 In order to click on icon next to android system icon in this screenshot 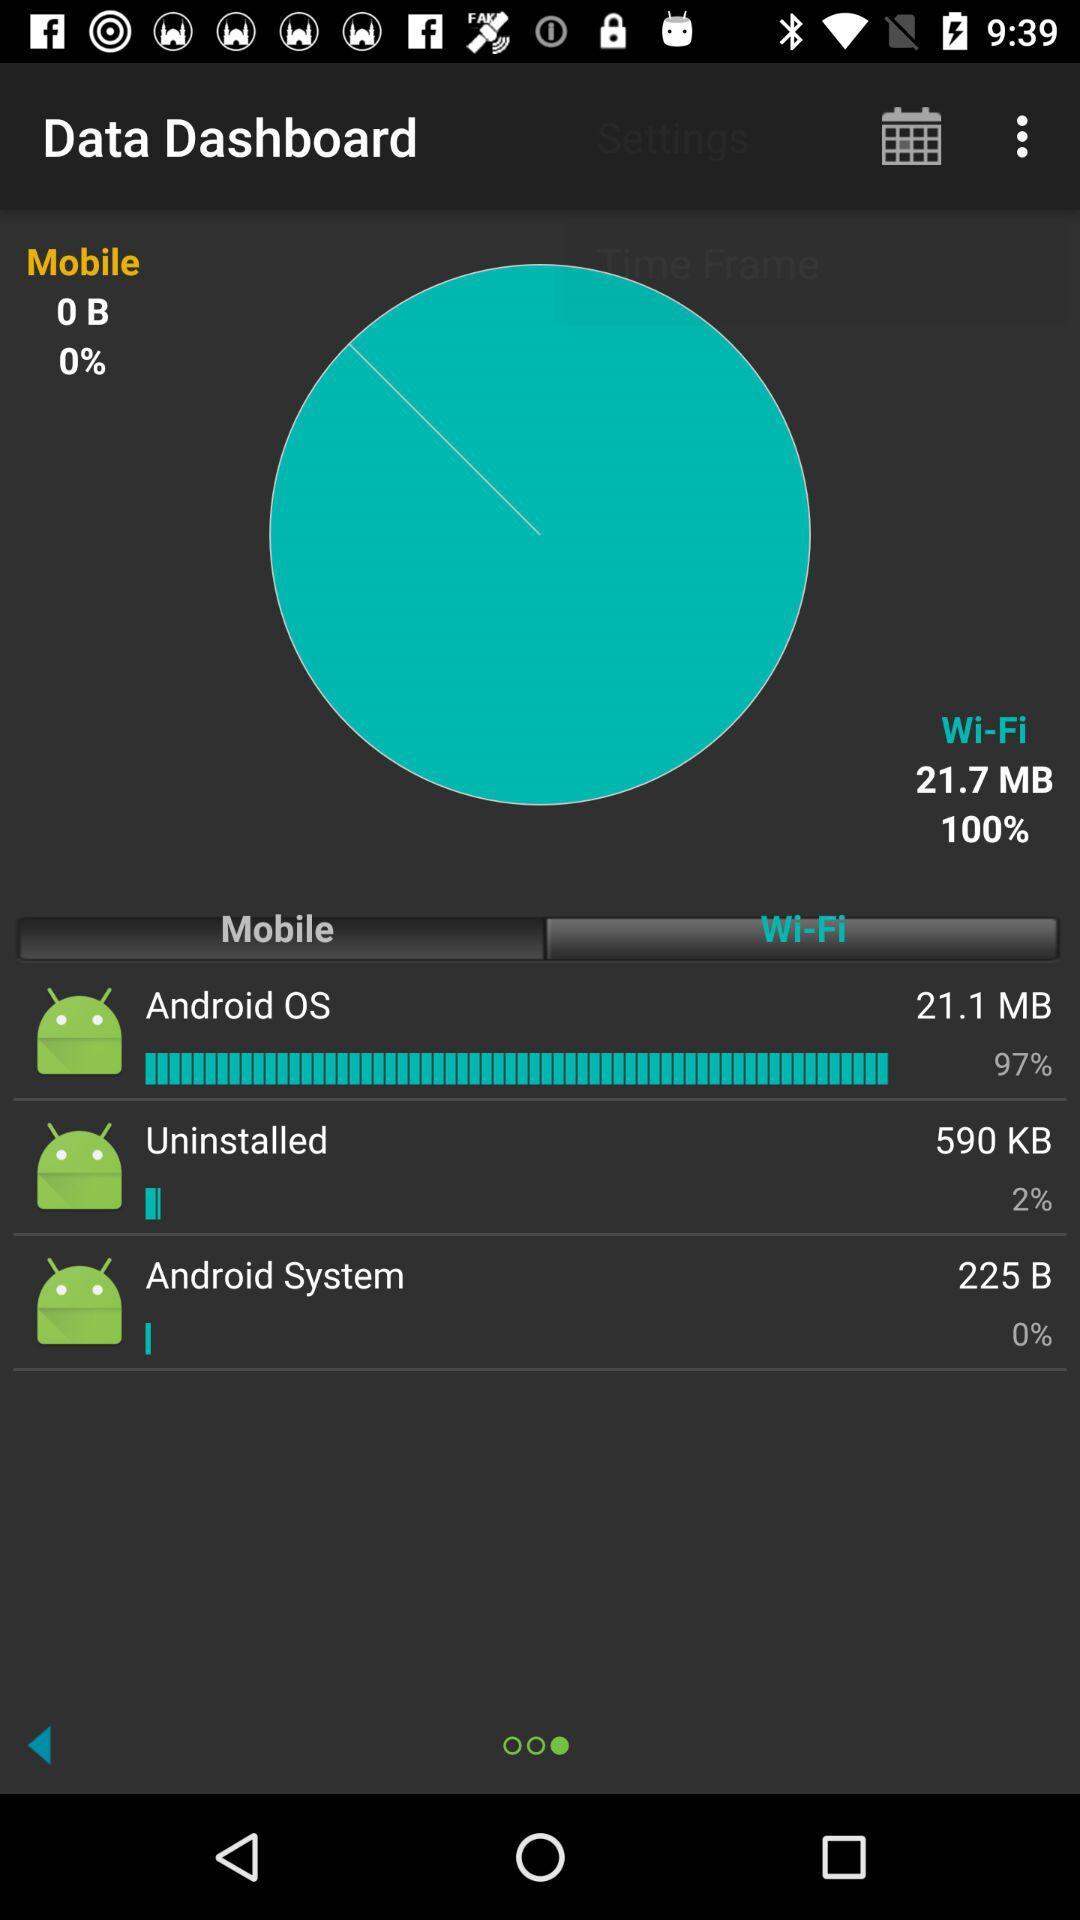, I will do `click(1005, 1273)`.